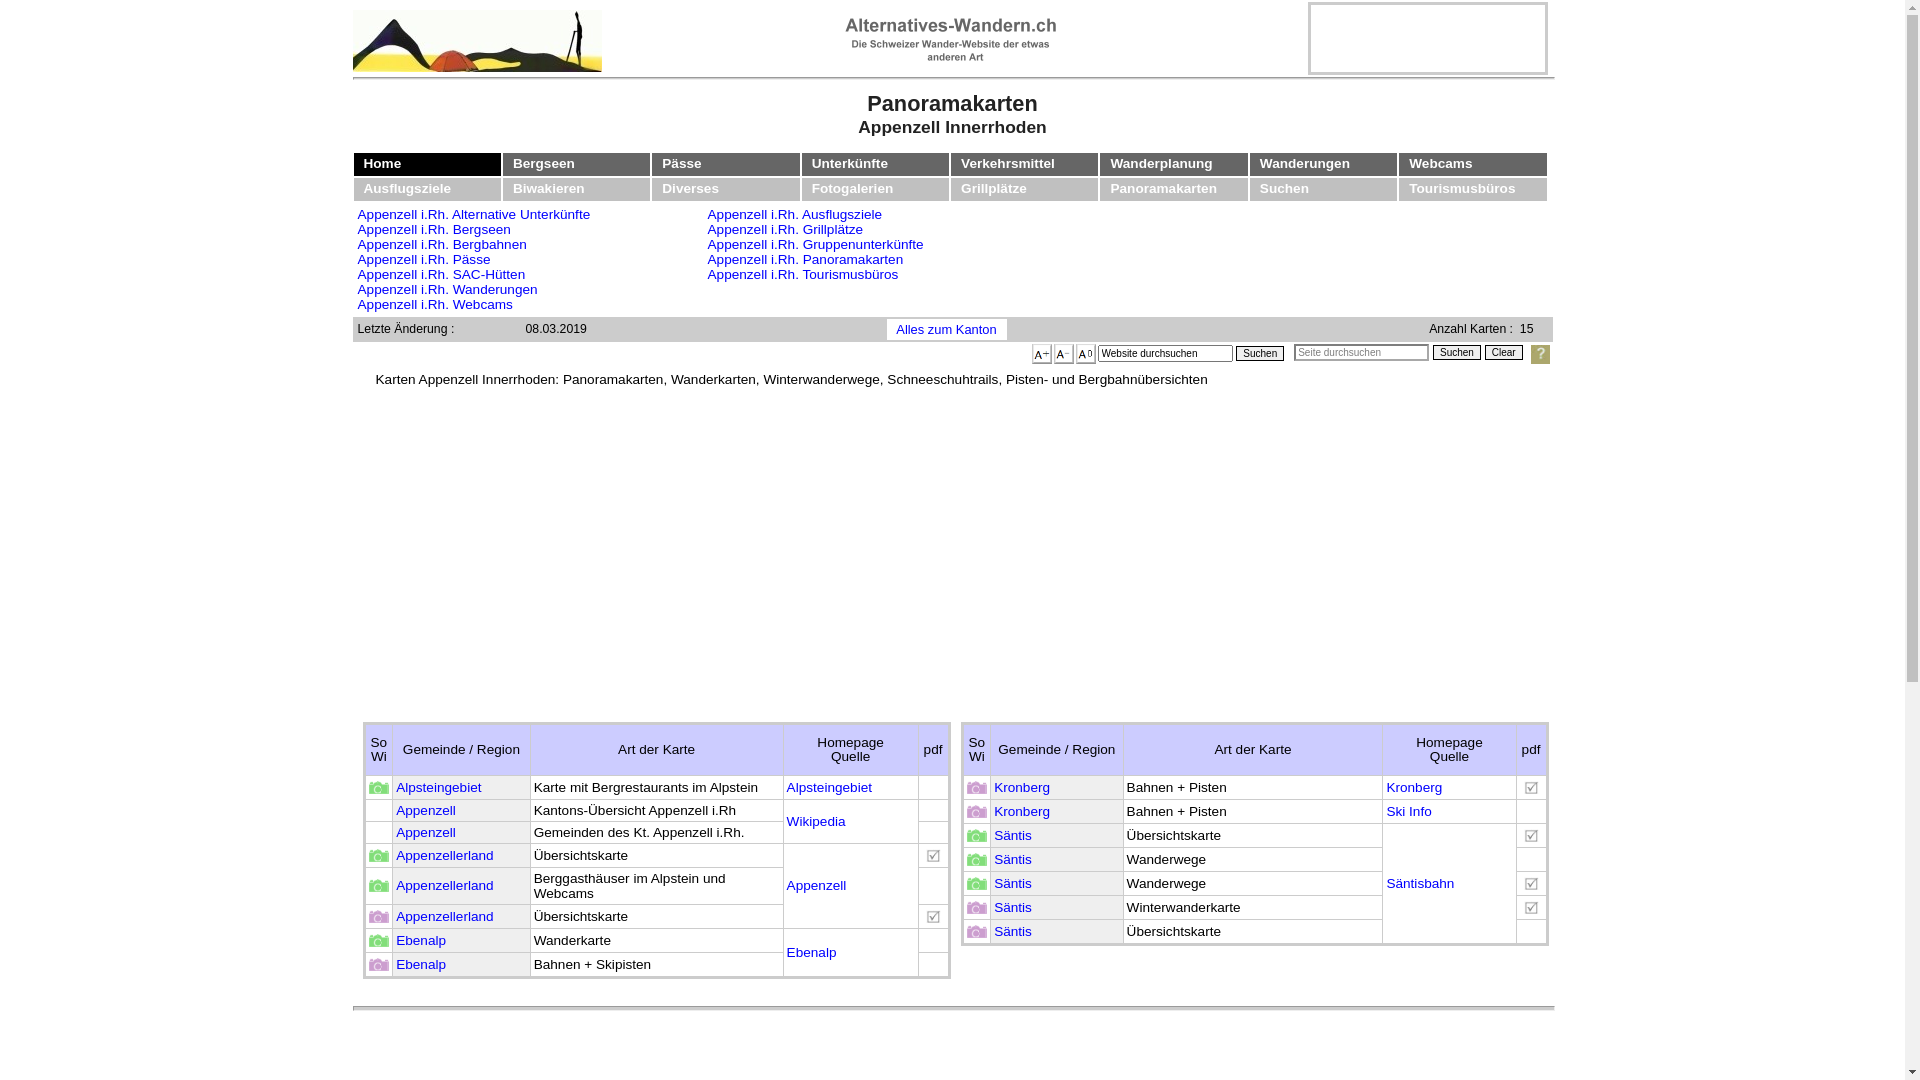 The image size is (1920, 1080). What do you see at coordinates (383, 162) in the screenshot?
I see `'Home'` at bounding box center [383, 162].